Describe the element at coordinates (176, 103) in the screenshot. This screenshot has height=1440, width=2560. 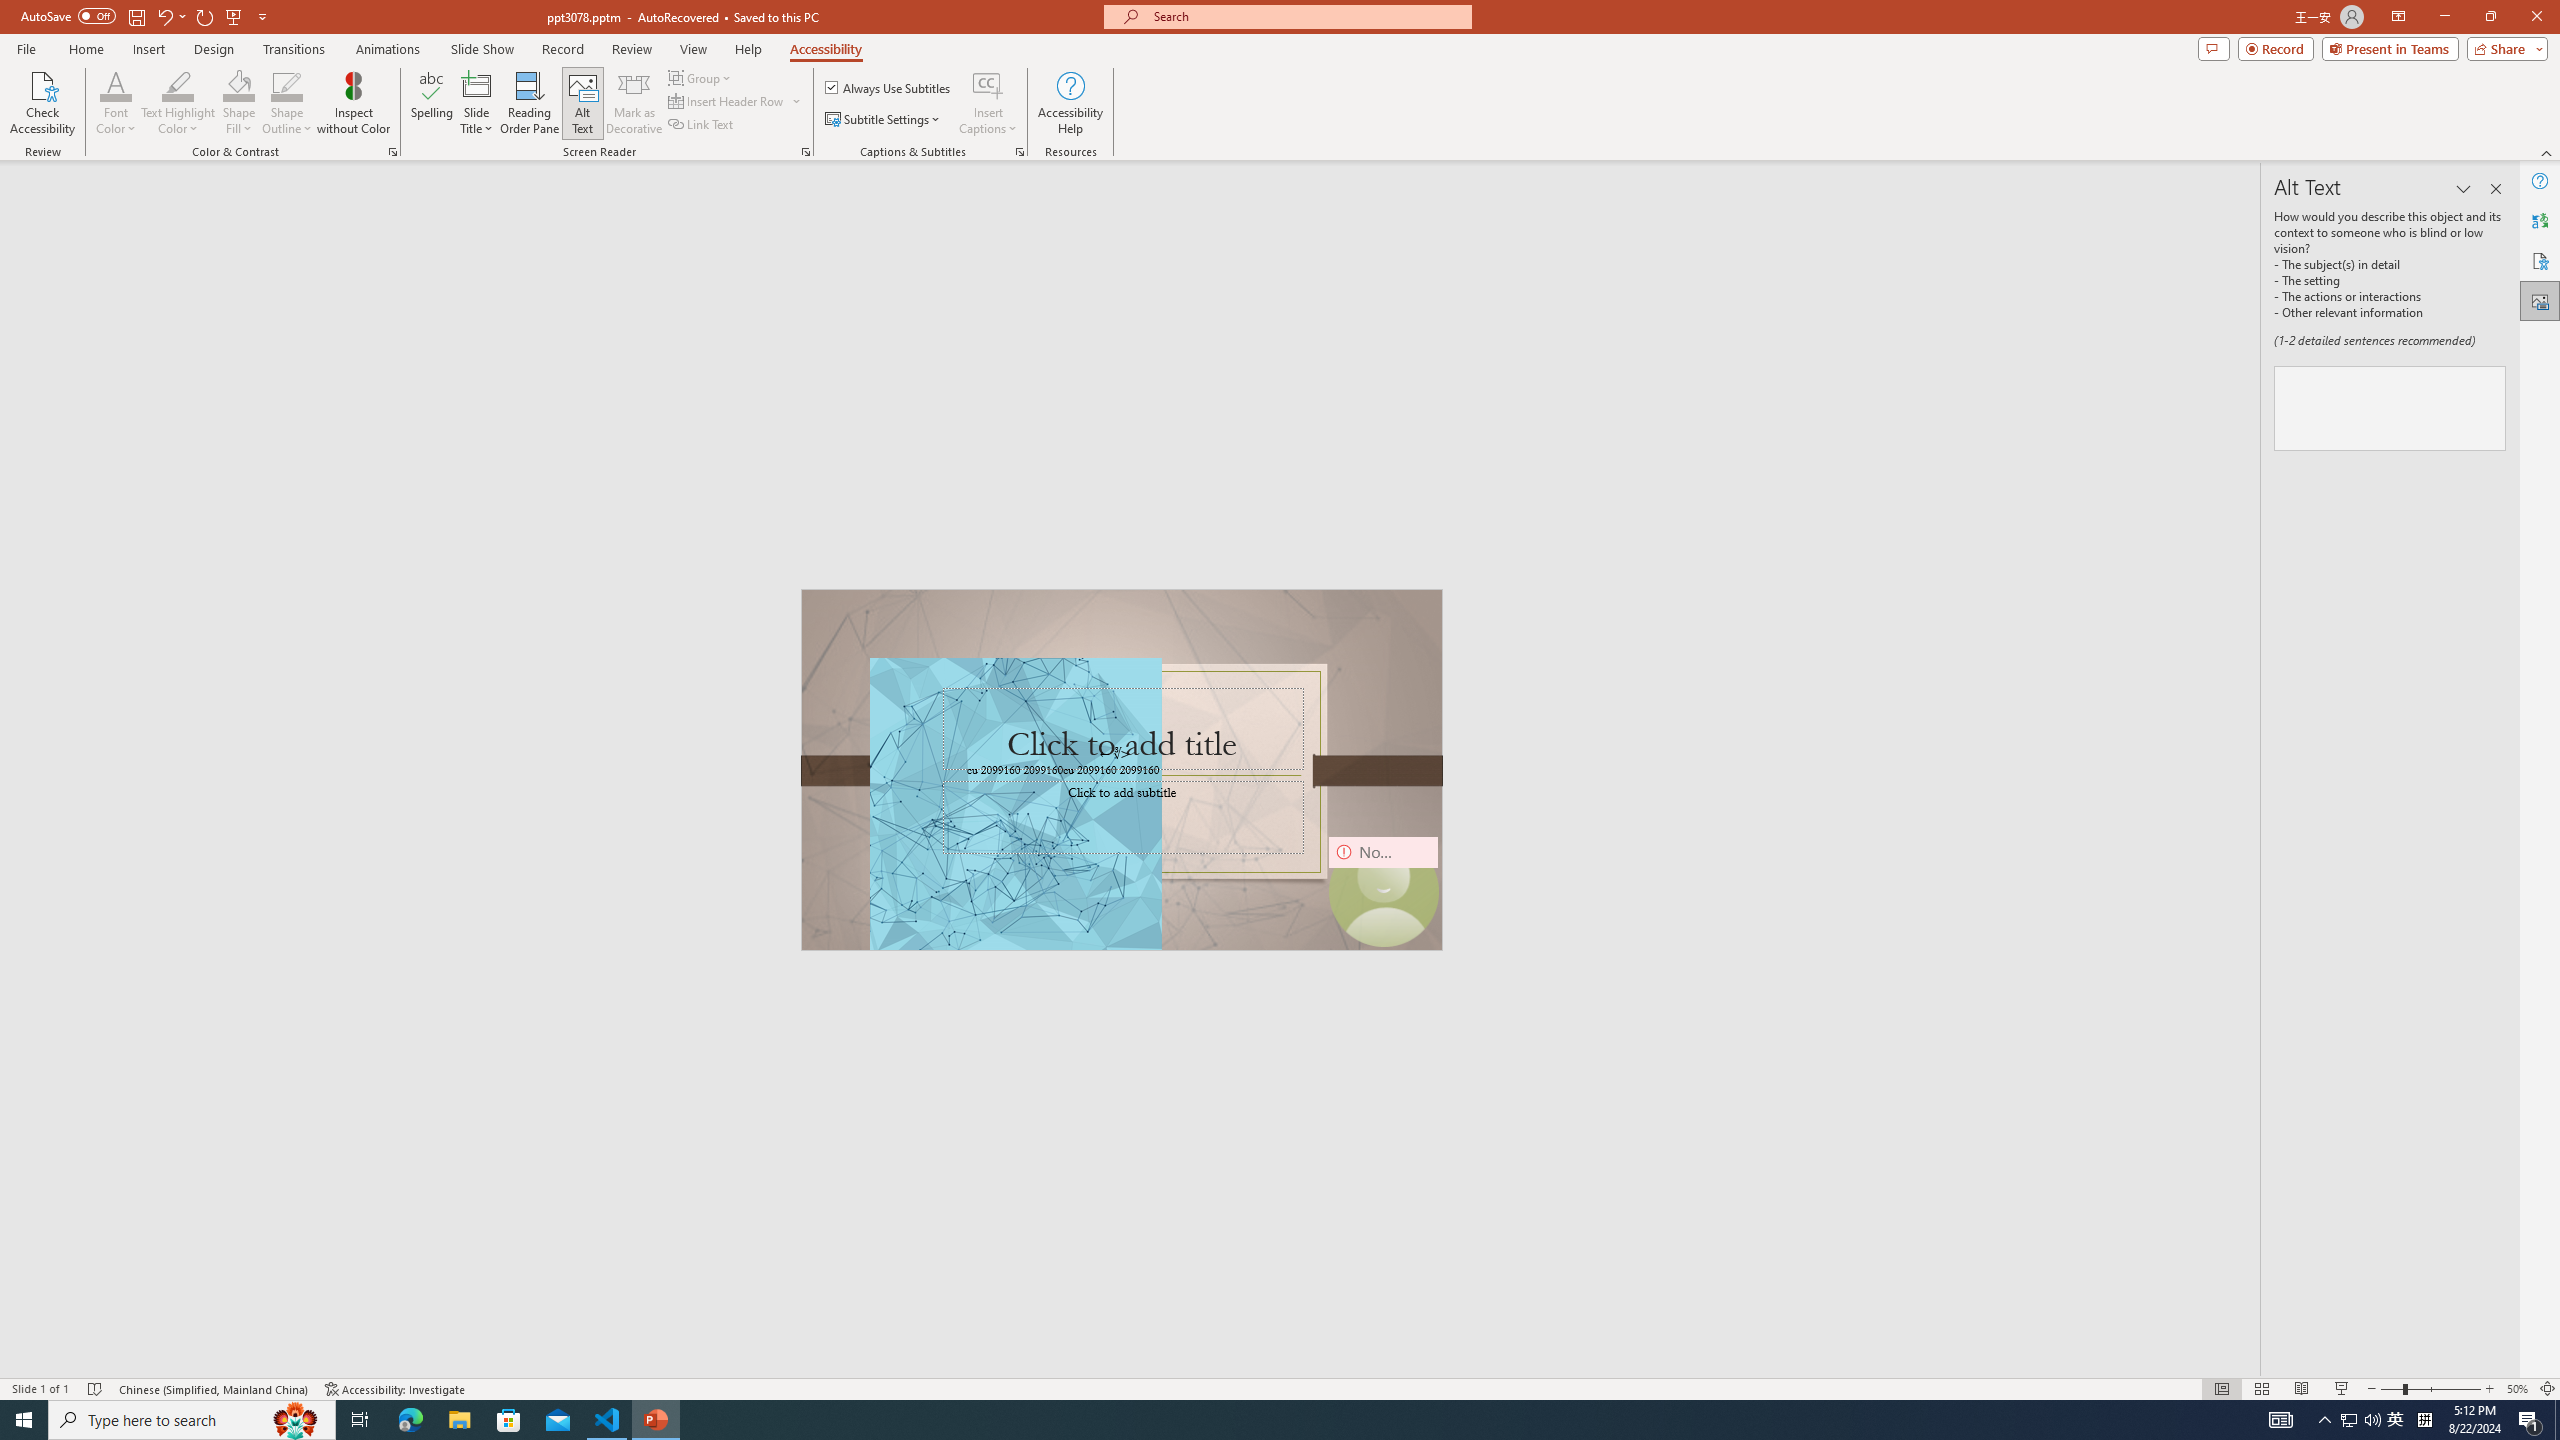
I see `'Text Highlight Color'` at that location.